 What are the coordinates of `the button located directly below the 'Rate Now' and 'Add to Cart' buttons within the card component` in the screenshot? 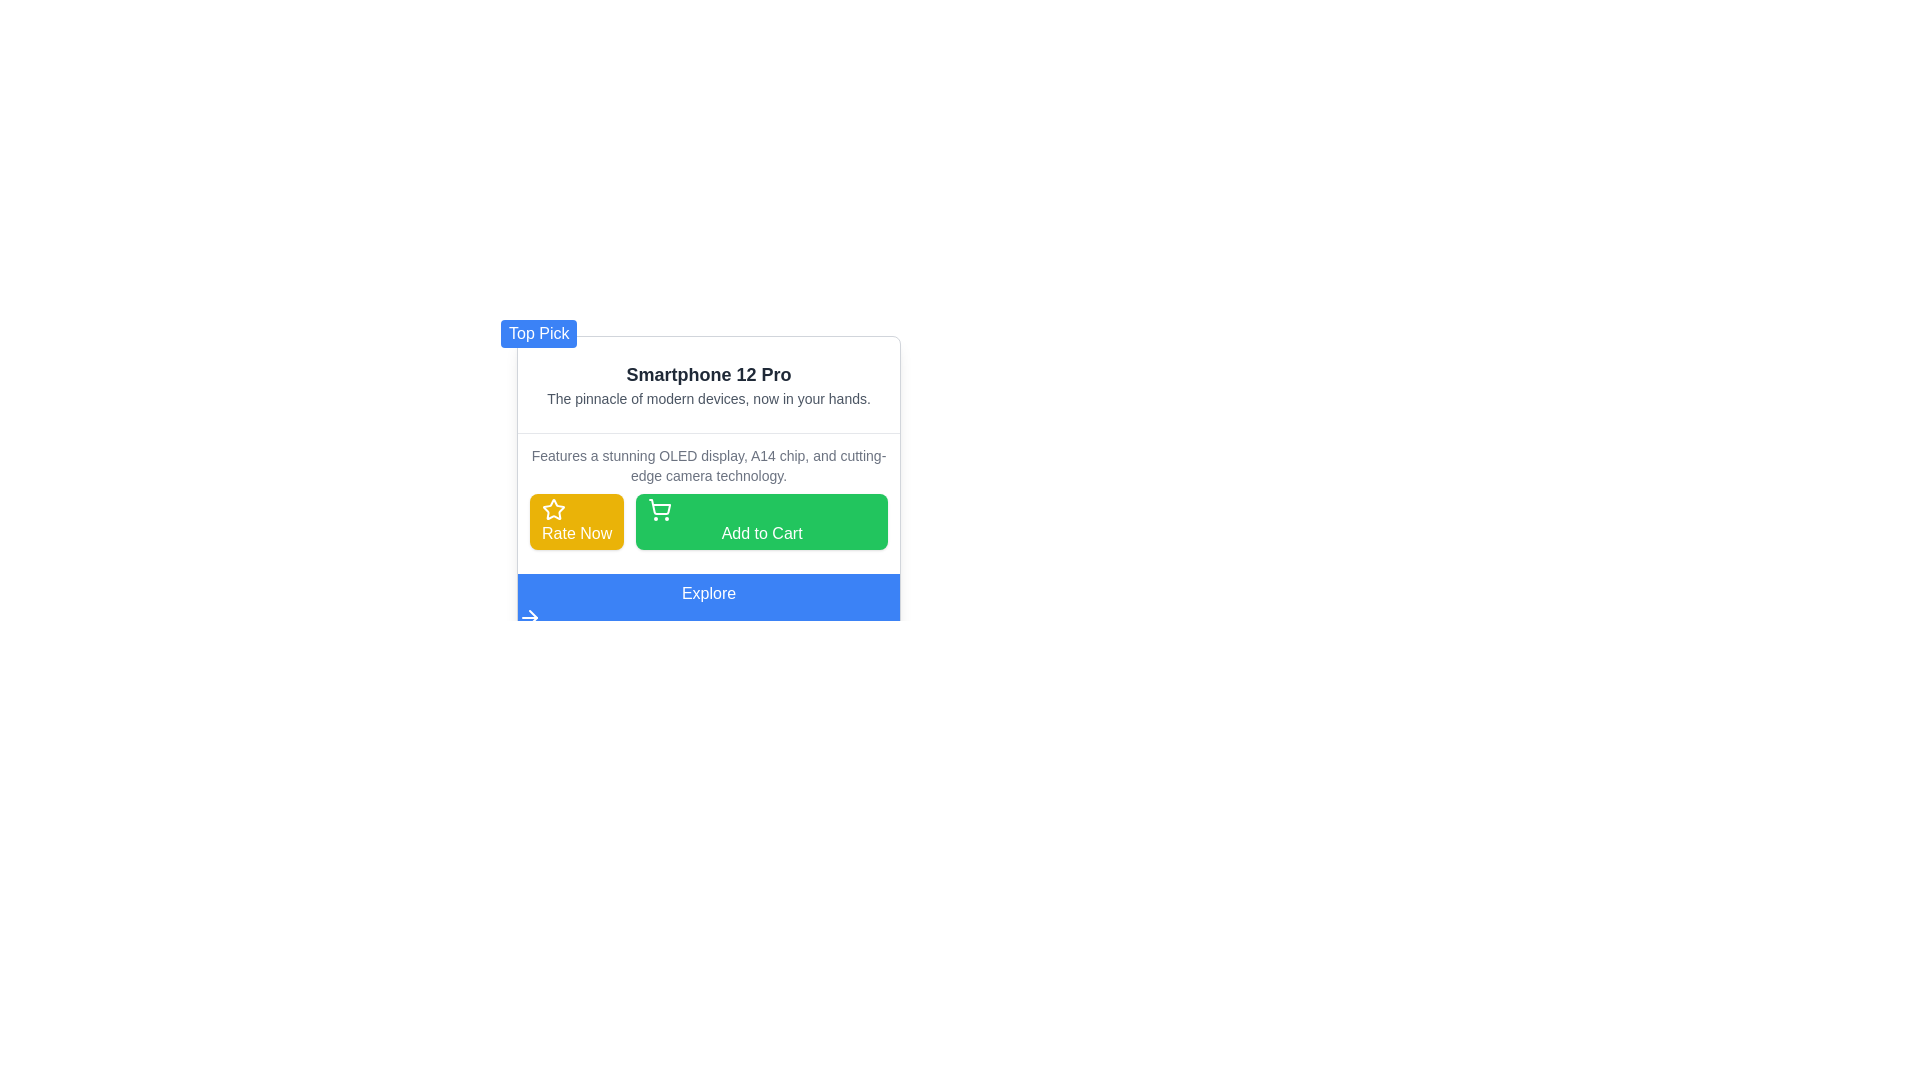 It's located at (709, 604).